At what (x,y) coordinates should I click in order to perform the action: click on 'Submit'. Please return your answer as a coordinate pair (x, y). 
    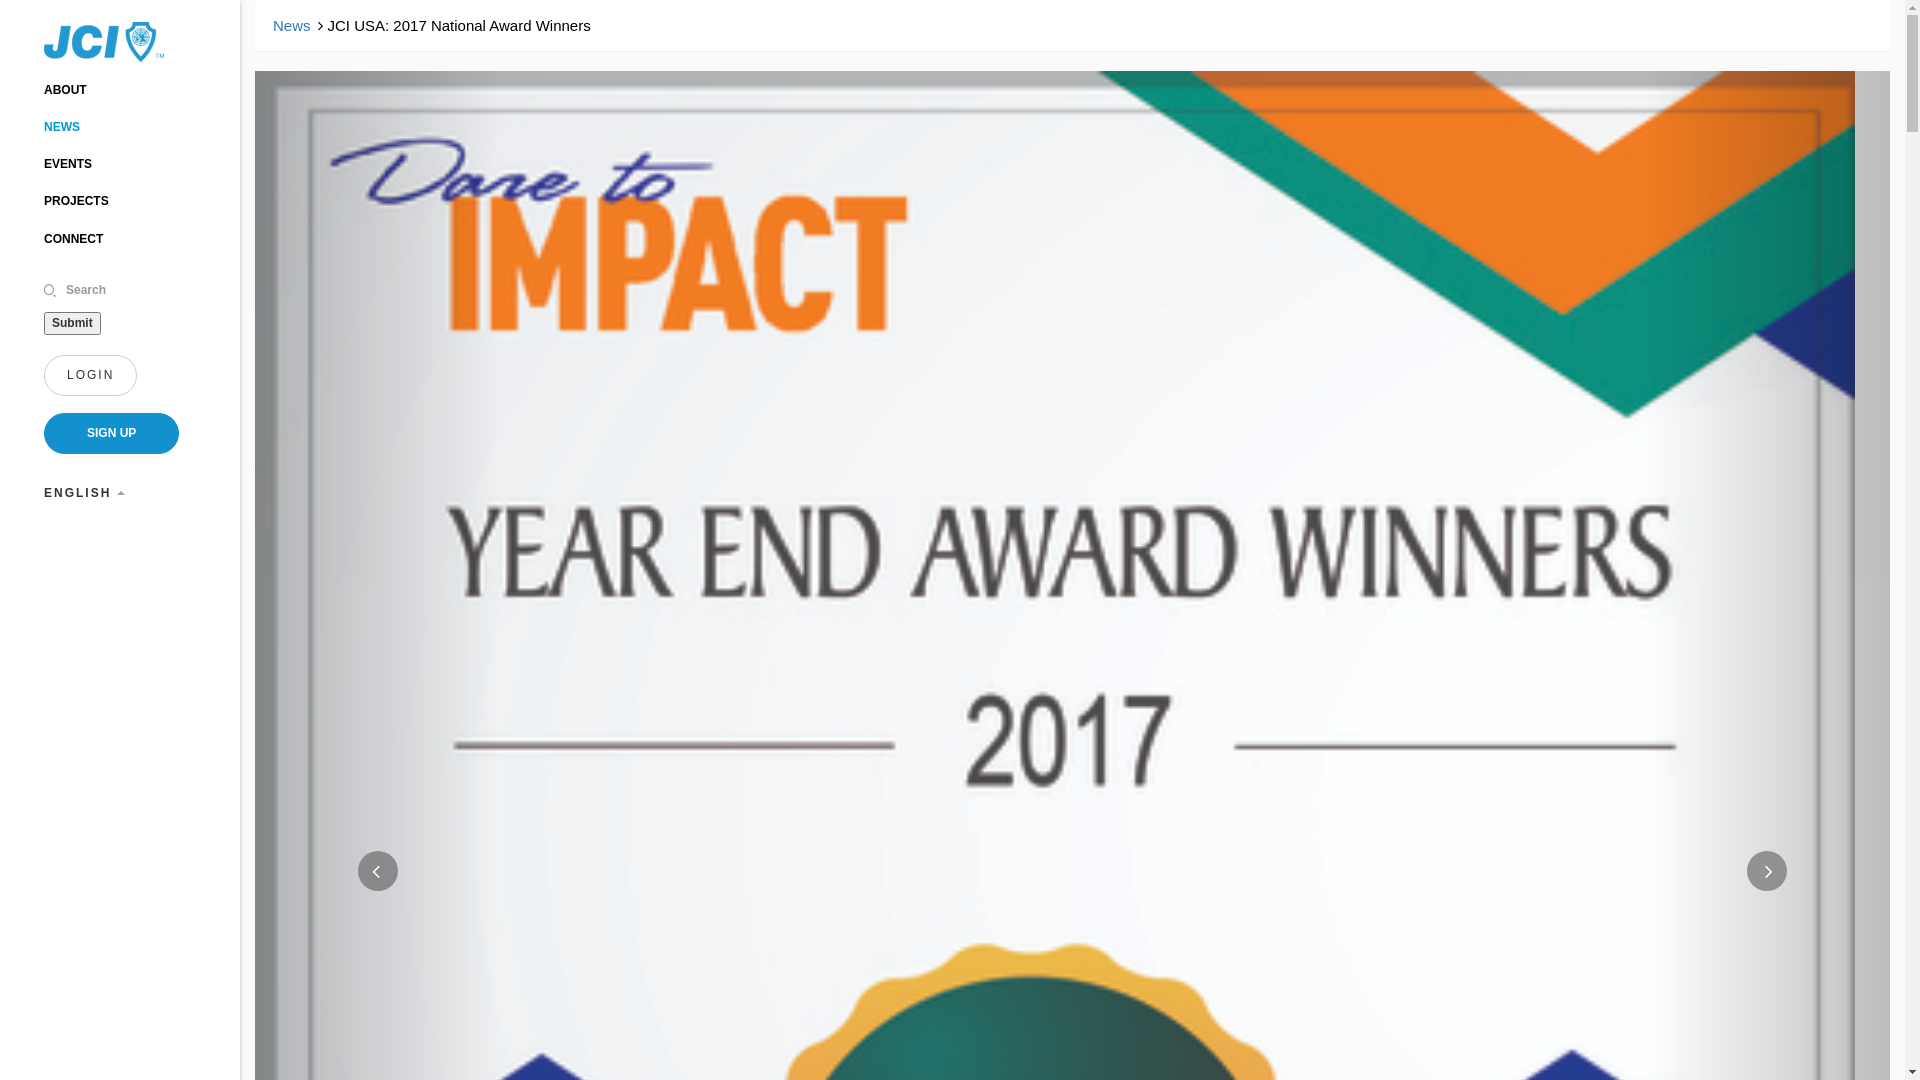
    Looking at the image, I should click on (43, 322).